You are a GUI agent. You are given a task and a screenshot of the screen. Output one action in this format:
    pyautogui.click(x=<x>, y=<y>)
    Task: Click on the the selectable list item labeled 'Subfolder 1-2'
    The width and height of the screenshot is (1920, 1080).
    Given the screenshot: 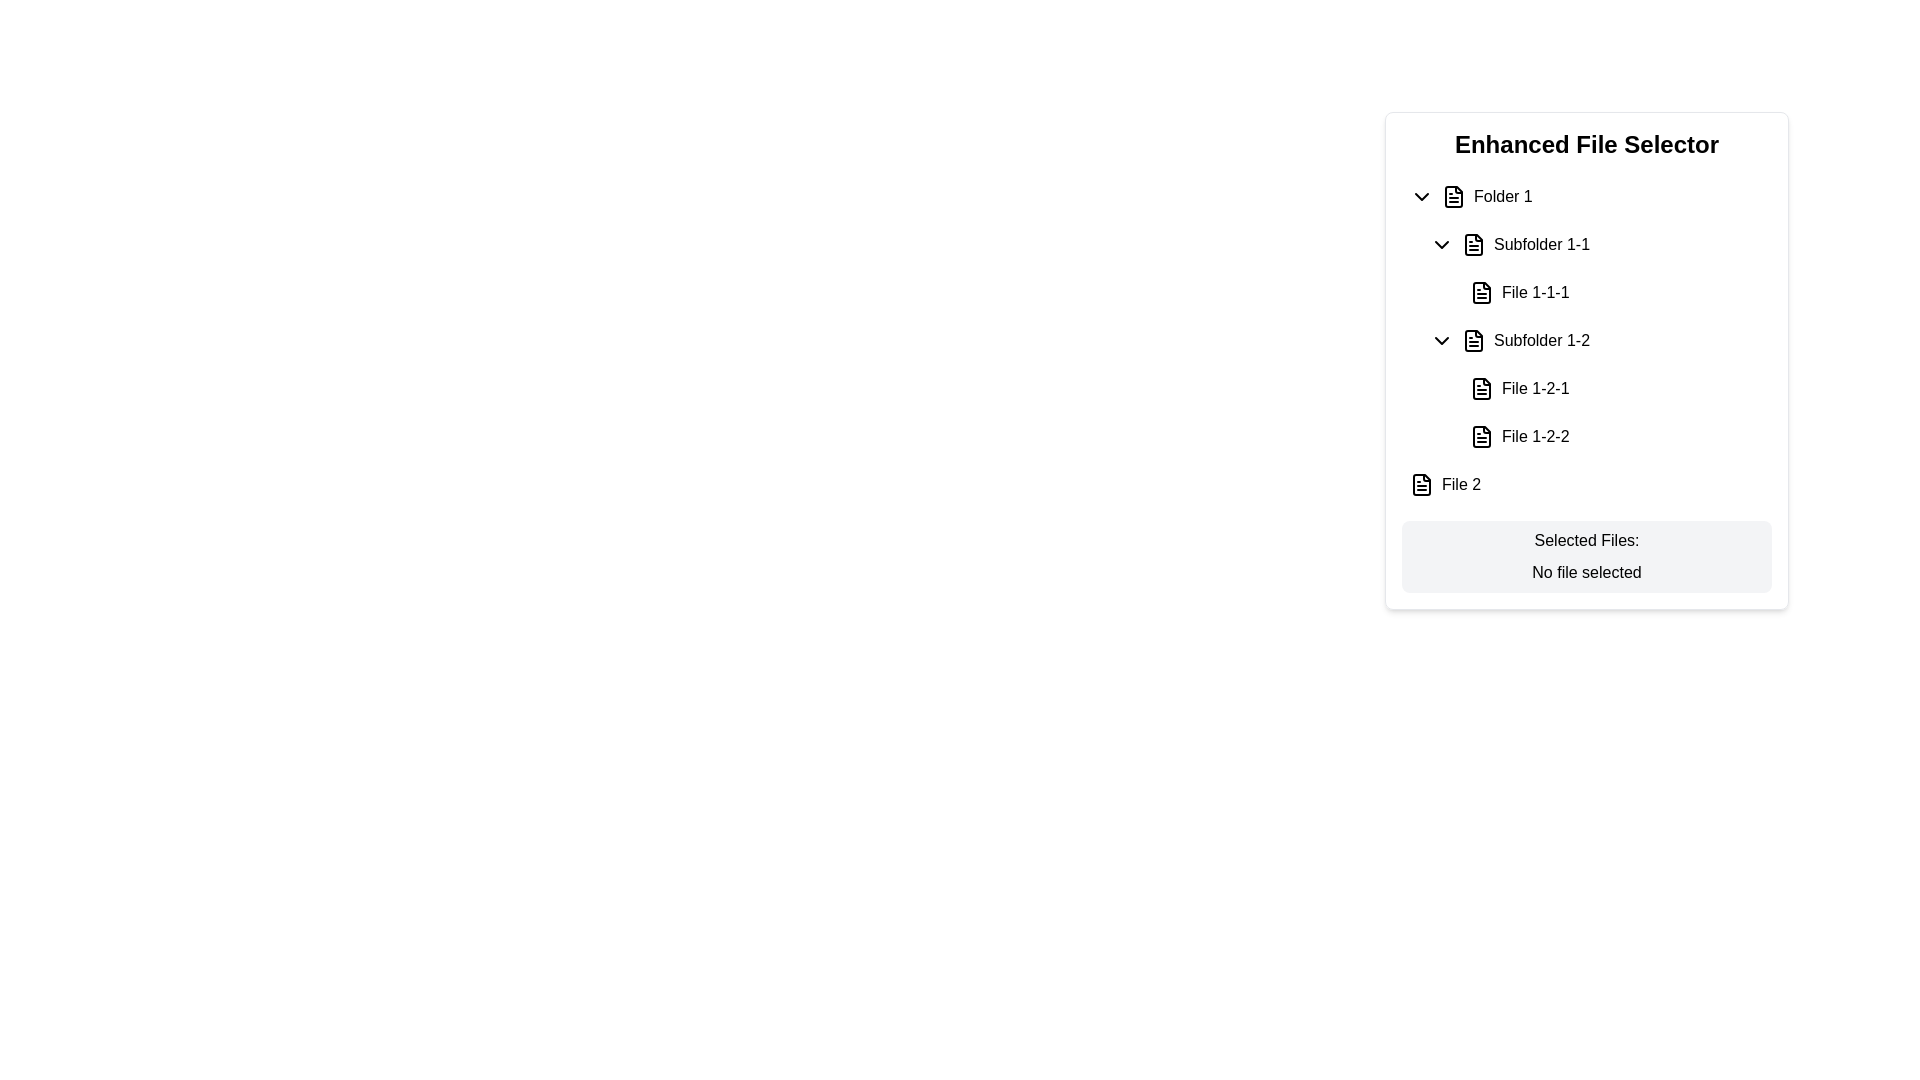 What is the action you would take?
    pyautogui.click(x=1596, y=339)
    